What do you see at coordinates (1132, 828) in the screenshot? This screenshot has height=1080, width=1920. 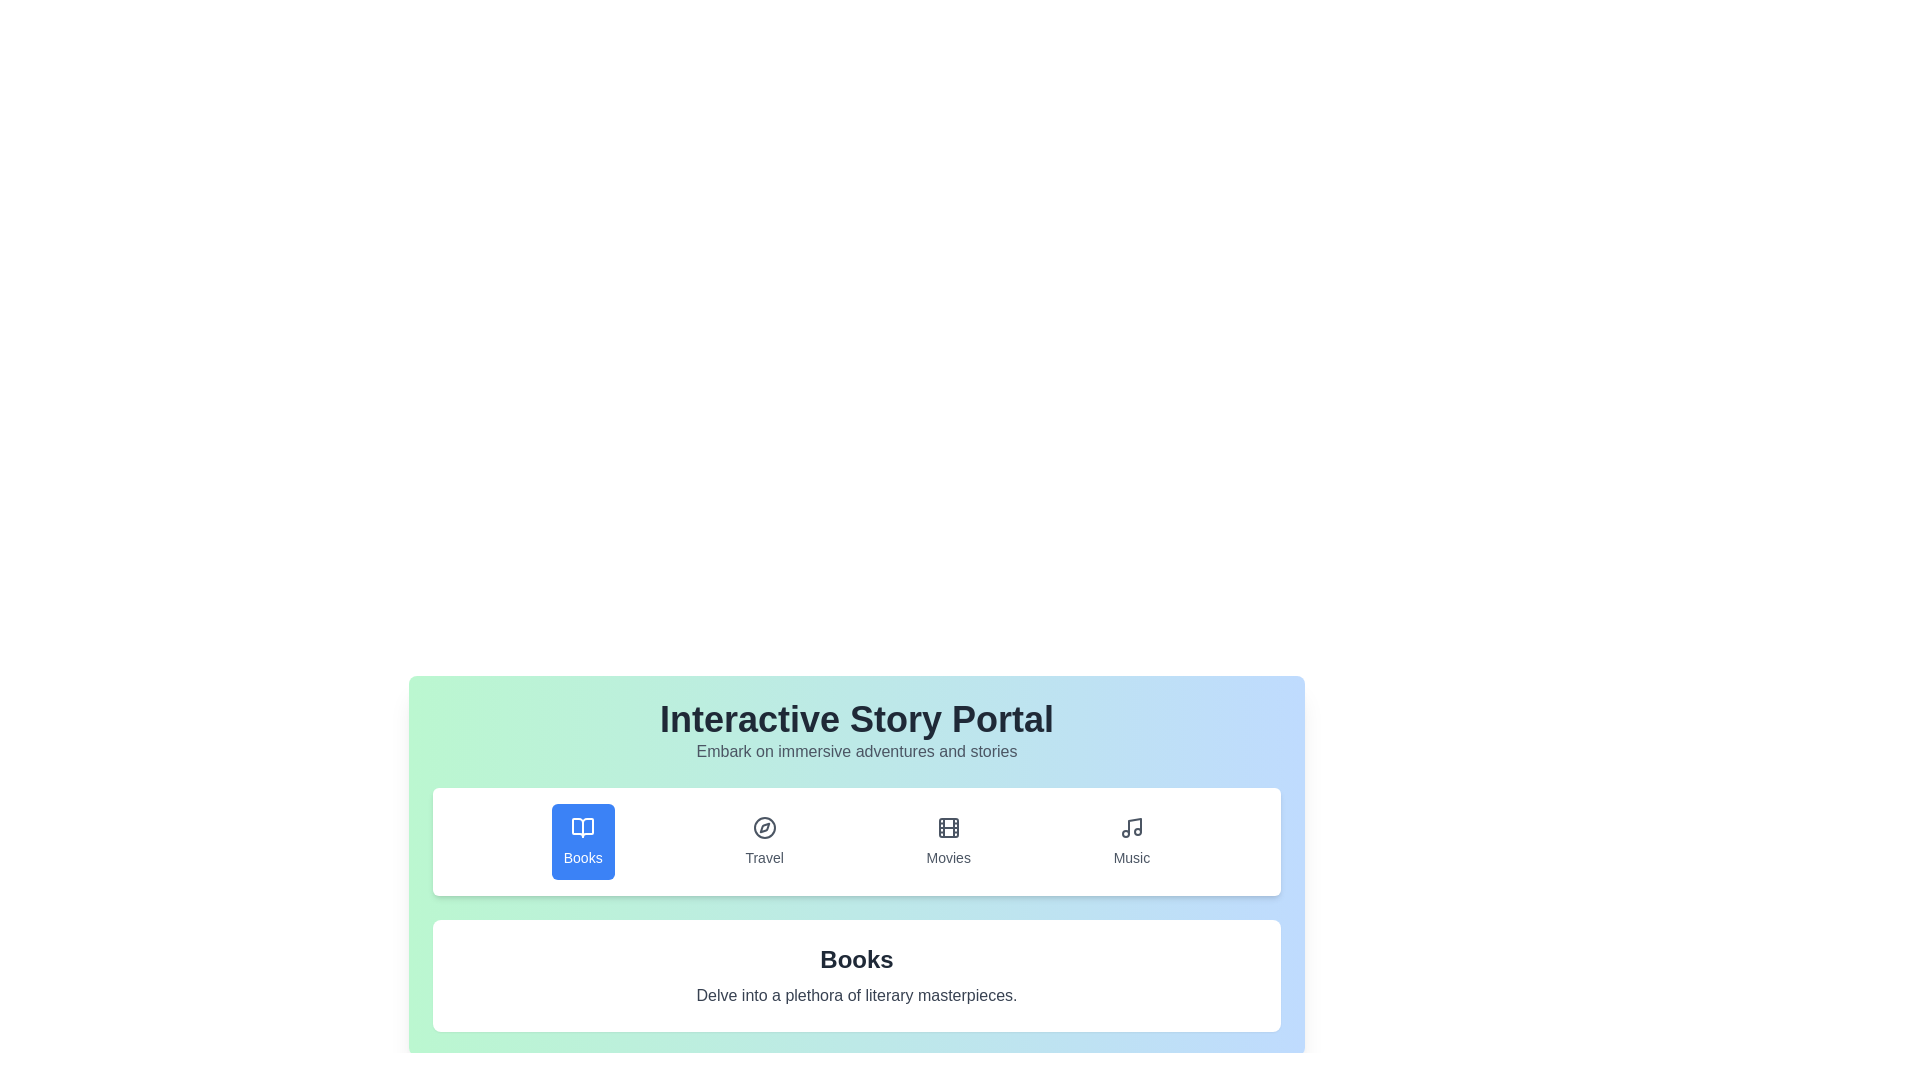 I see `the musical note icon located within the 'Music' button, which is positioned on the rightmost side of the options row under the 'Interactive Story Portal' header` at bounding box center [1132, 828].